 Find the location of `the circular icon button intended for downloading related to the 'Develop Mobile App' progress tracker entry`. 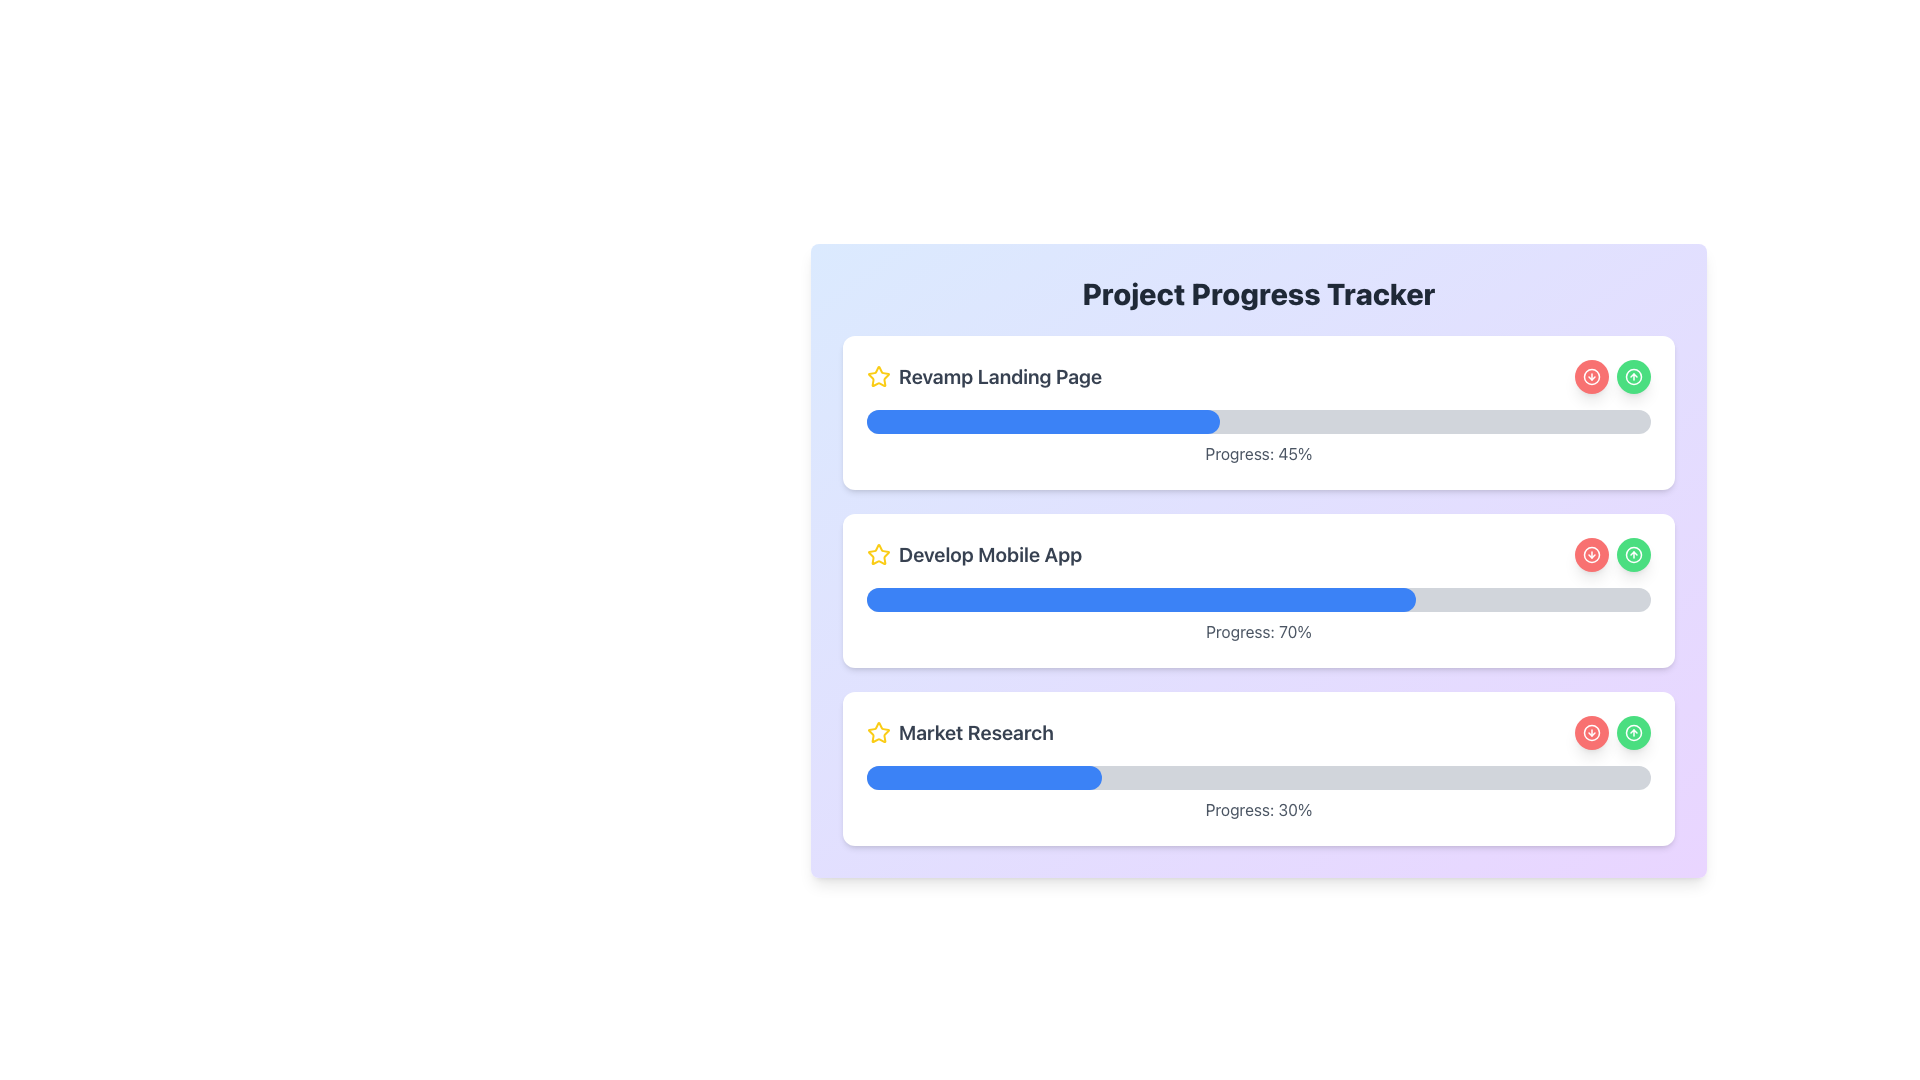

the circular icon button intended for downloading related to the 'Develop Mobile App' progress tracker entry is located at coordinates (1591, 555).